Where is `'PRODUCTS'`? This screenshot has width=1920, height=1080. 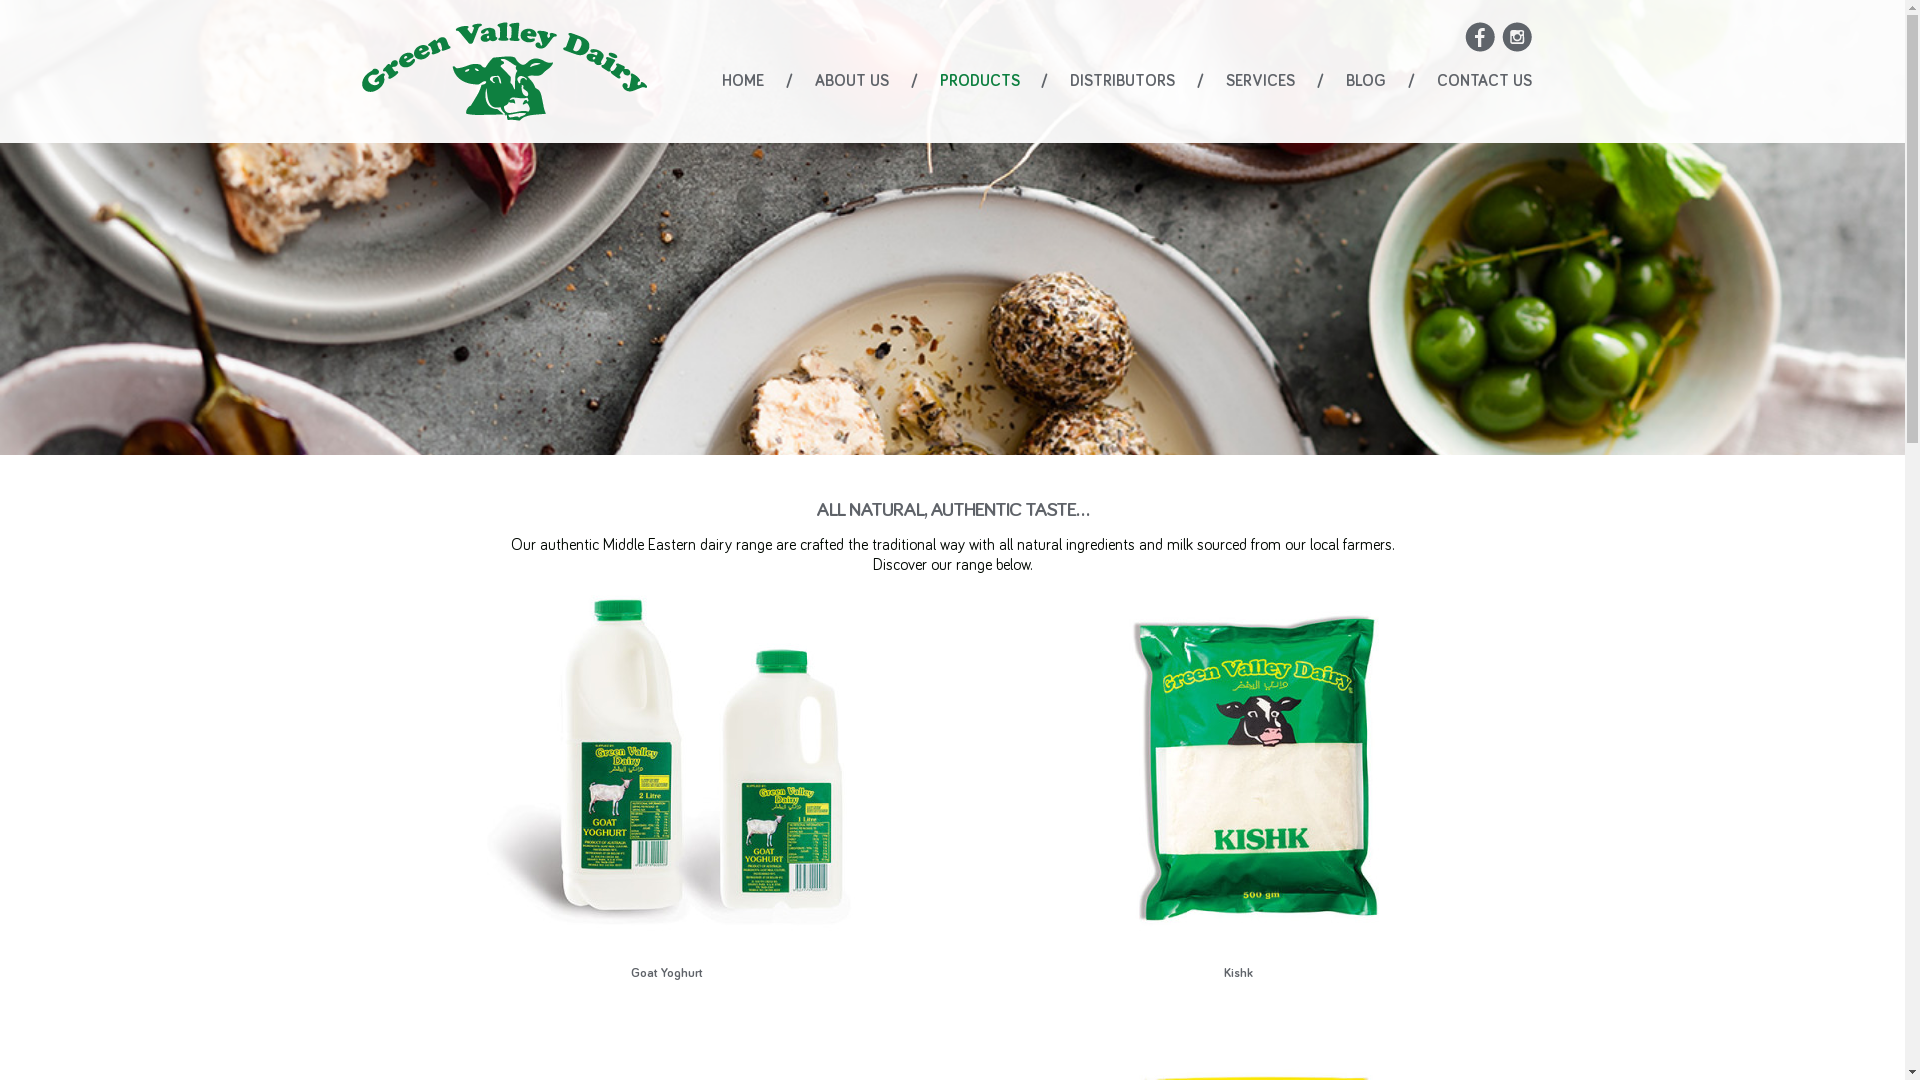 'PRODUCTS' is located at coordinates (979, 80).